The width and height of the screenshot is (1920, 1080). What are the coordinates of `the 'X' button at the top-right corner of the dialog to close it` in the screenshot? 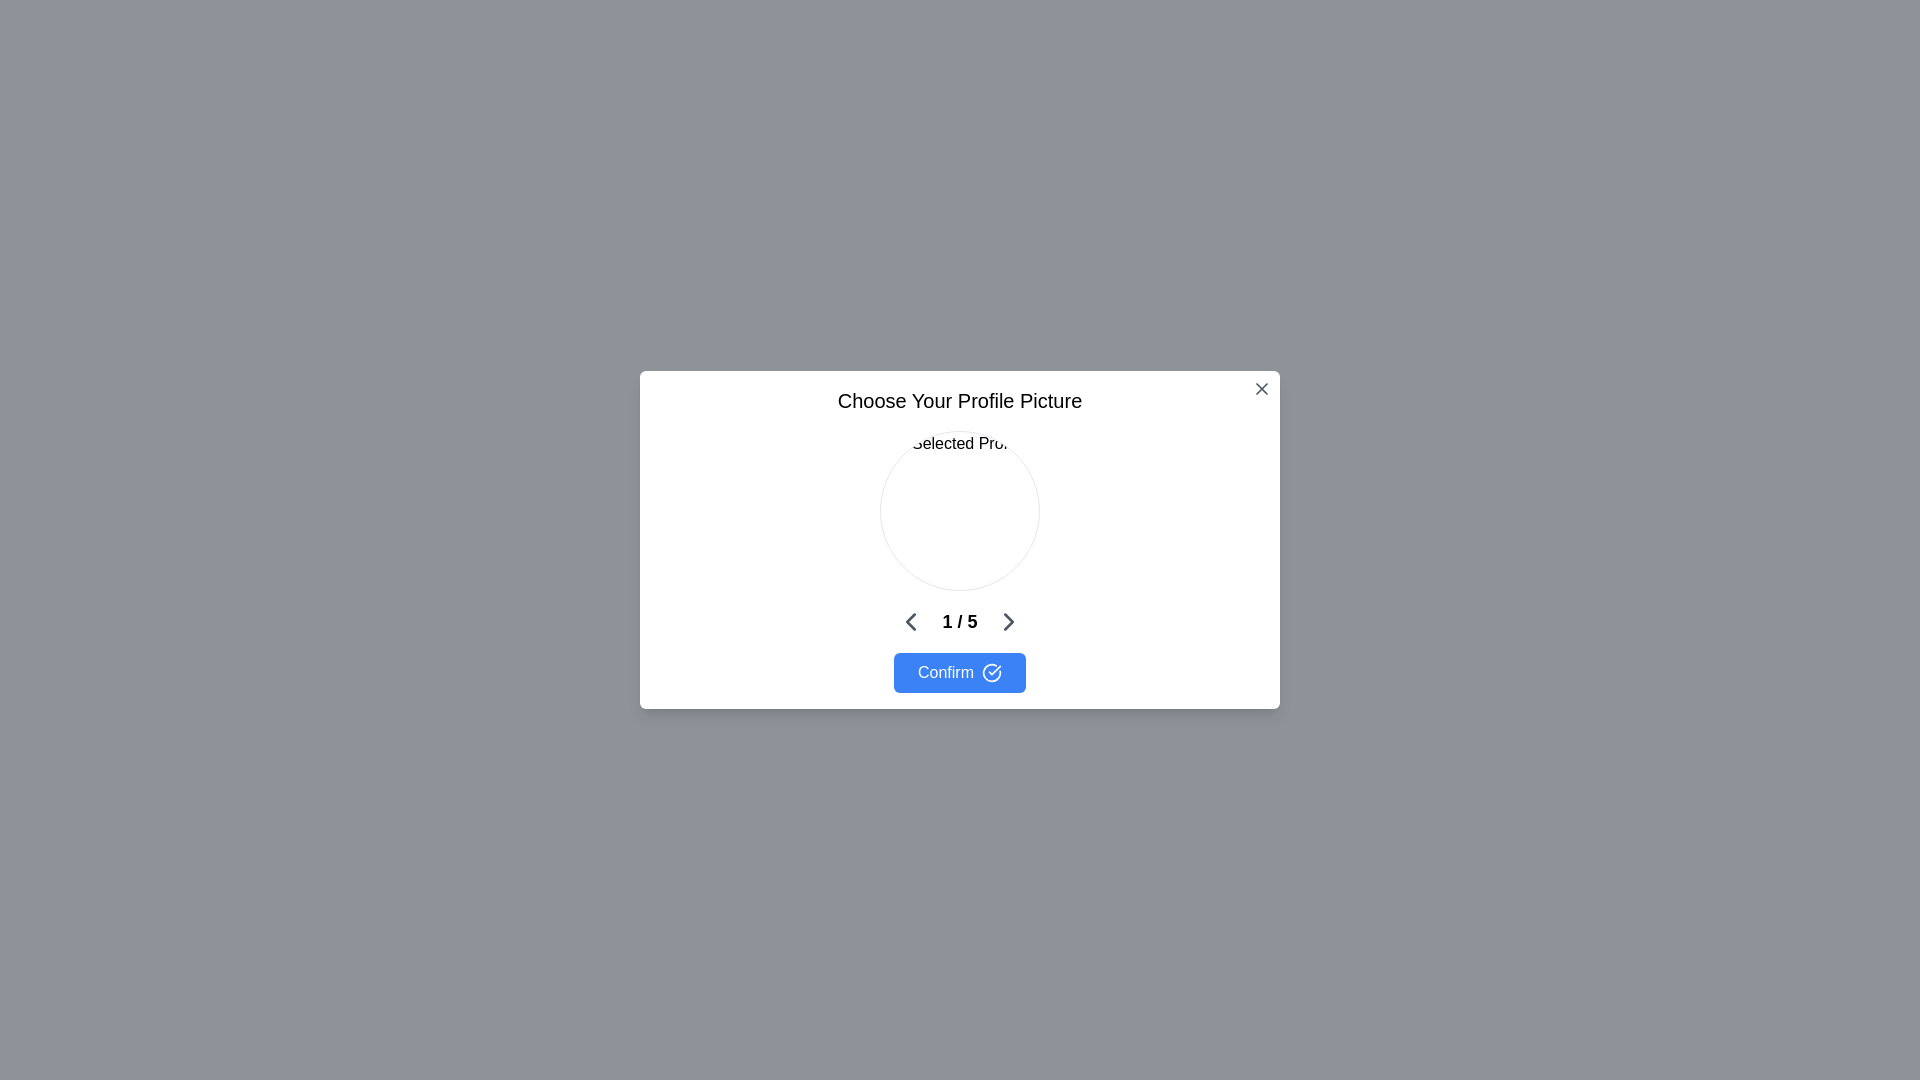 It's located at (1261, 389).